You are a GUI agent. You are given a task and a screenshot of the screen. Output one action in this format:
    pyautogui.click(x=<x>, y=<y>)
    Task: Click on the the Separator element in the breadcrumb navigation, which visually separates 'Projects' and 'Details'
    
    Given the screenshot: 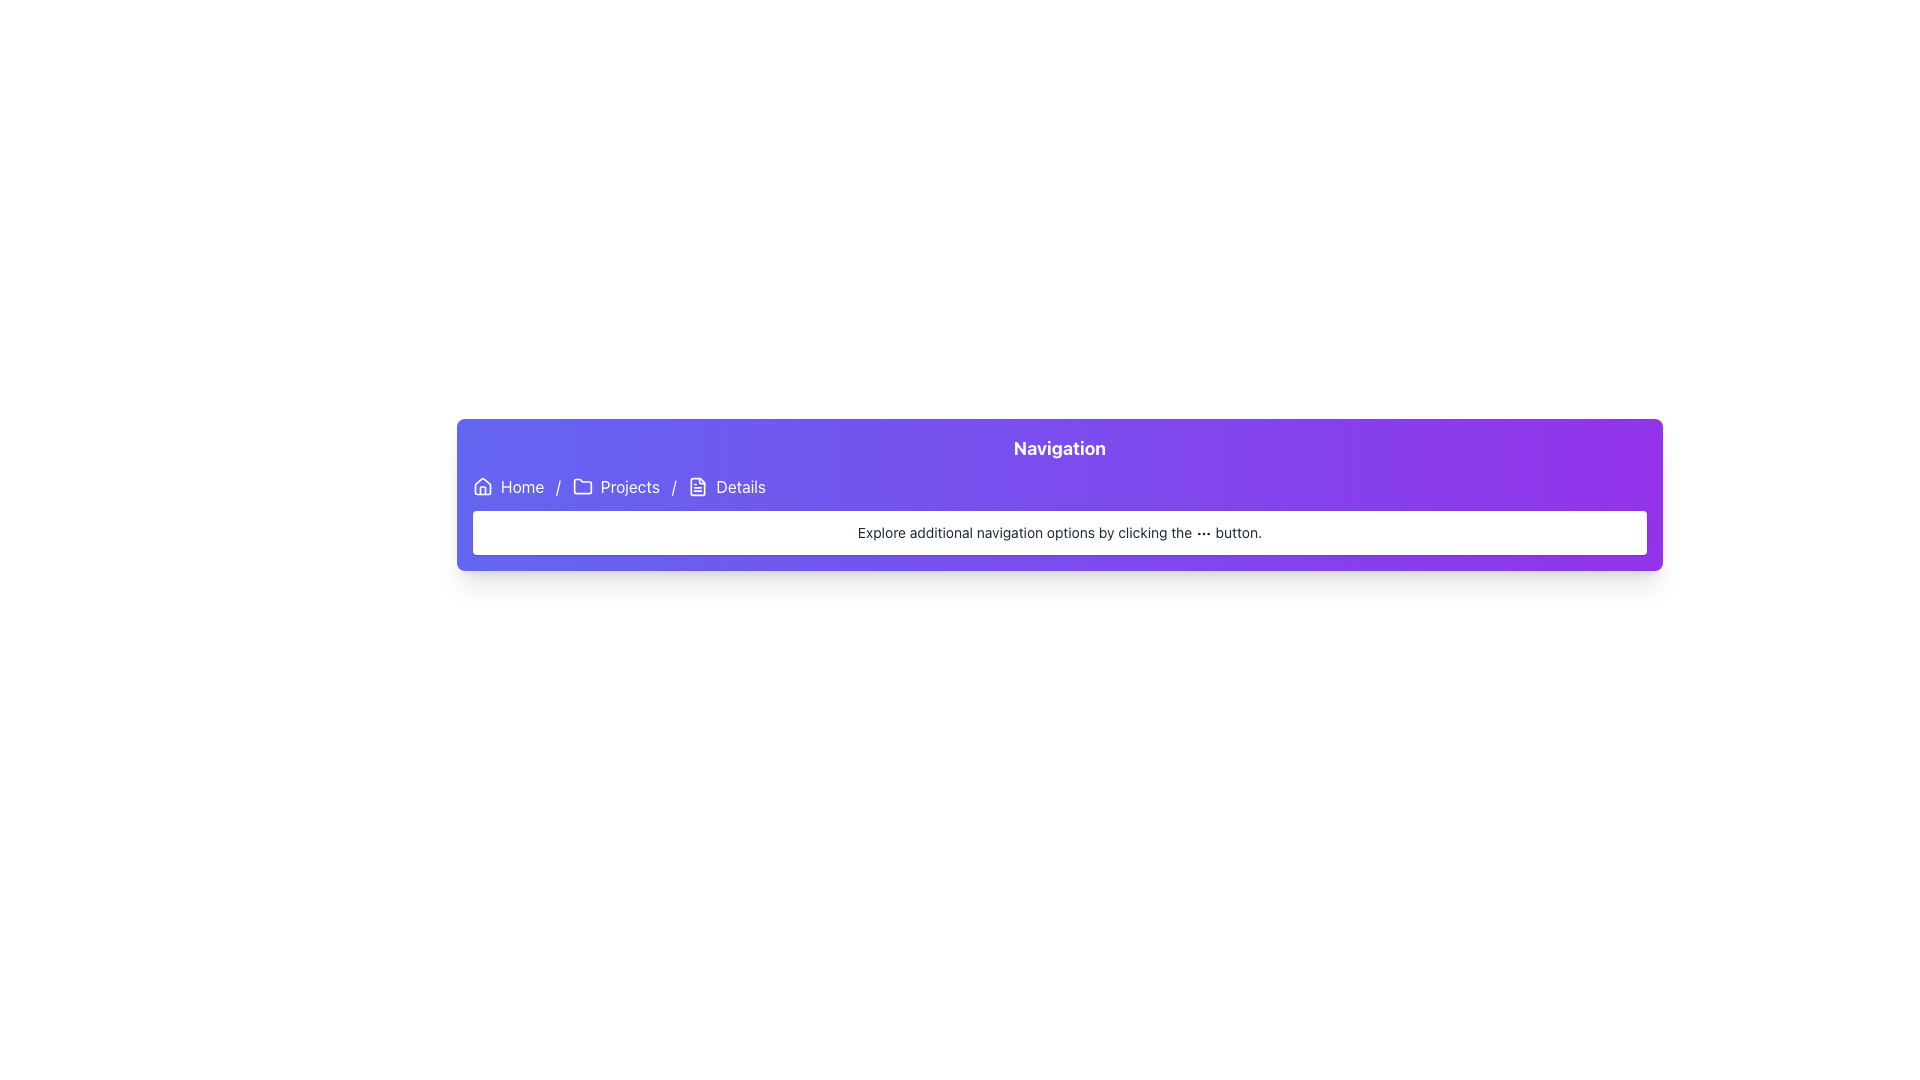 What is the action you would take?
    pyautogui.click(x=674, y=486)
    